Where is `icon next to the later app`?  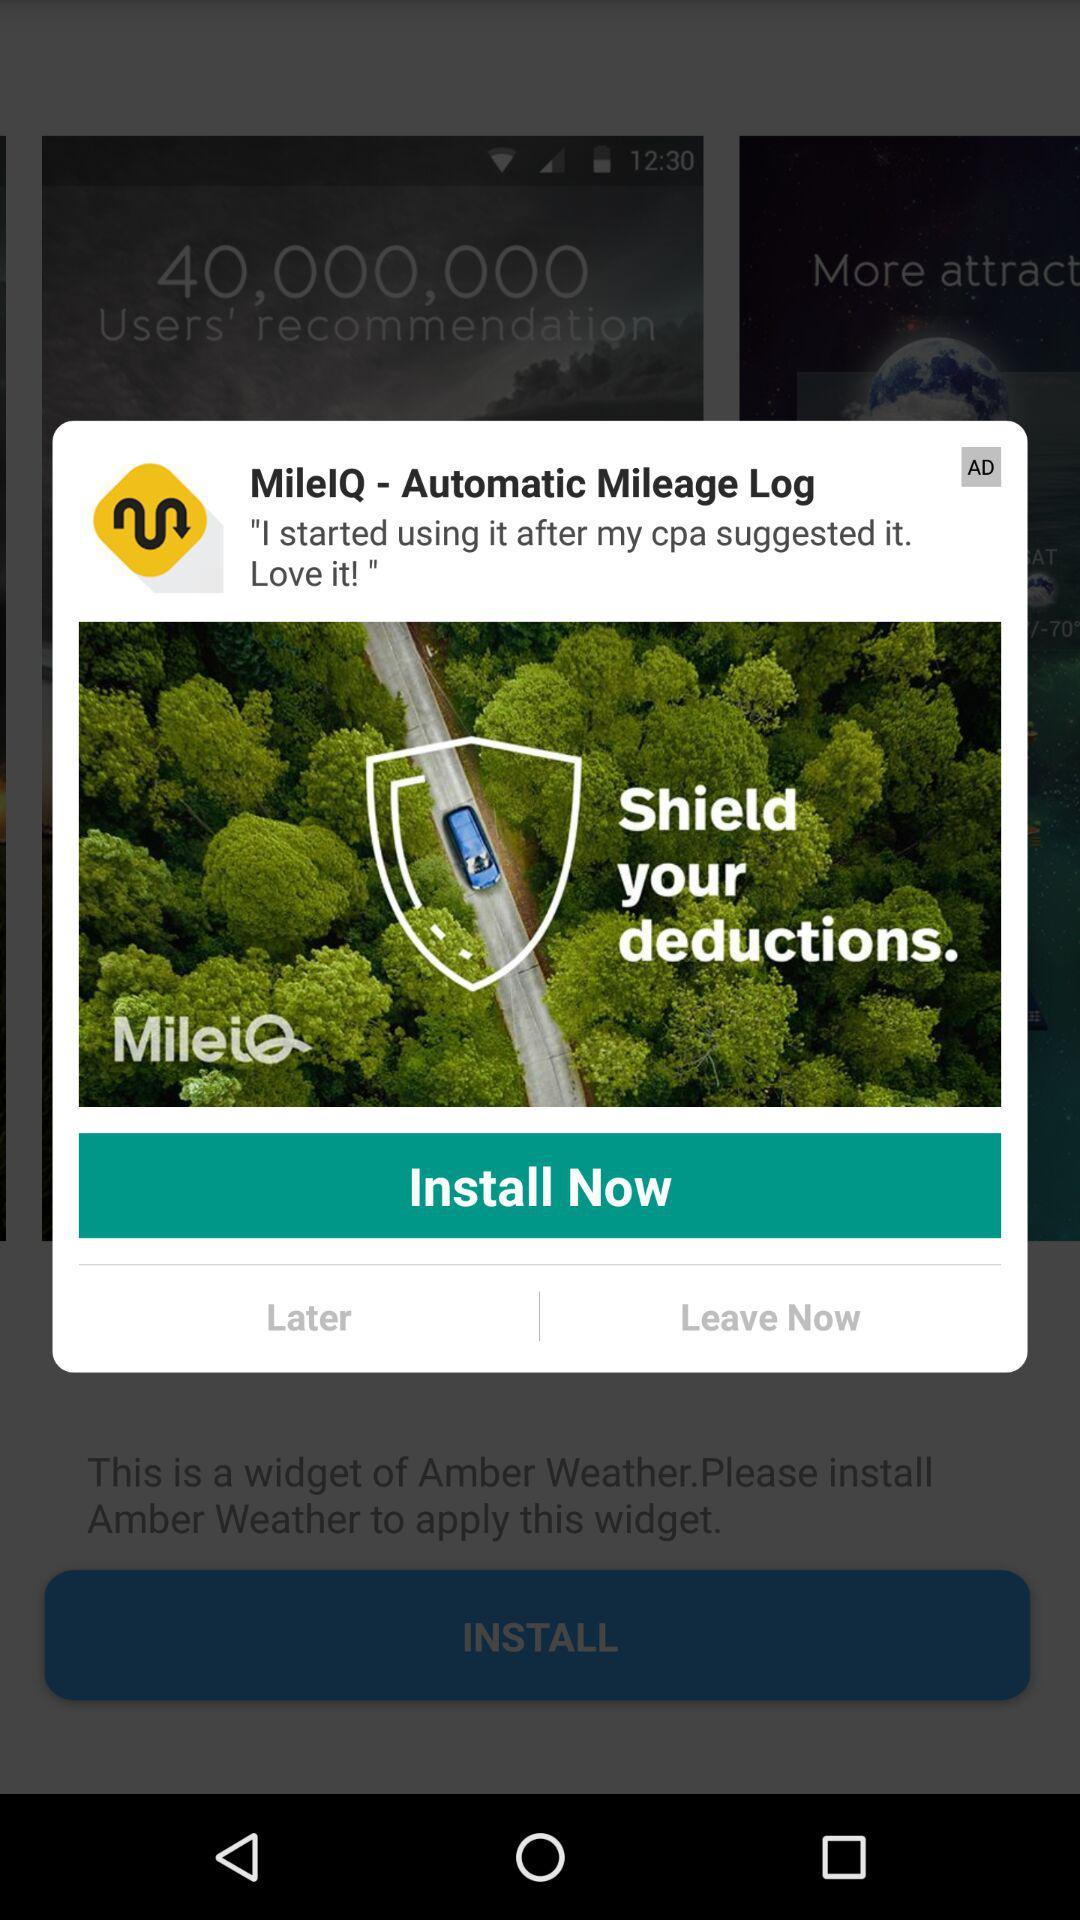
icon next to the later app is located at coordinates (769, 1316).